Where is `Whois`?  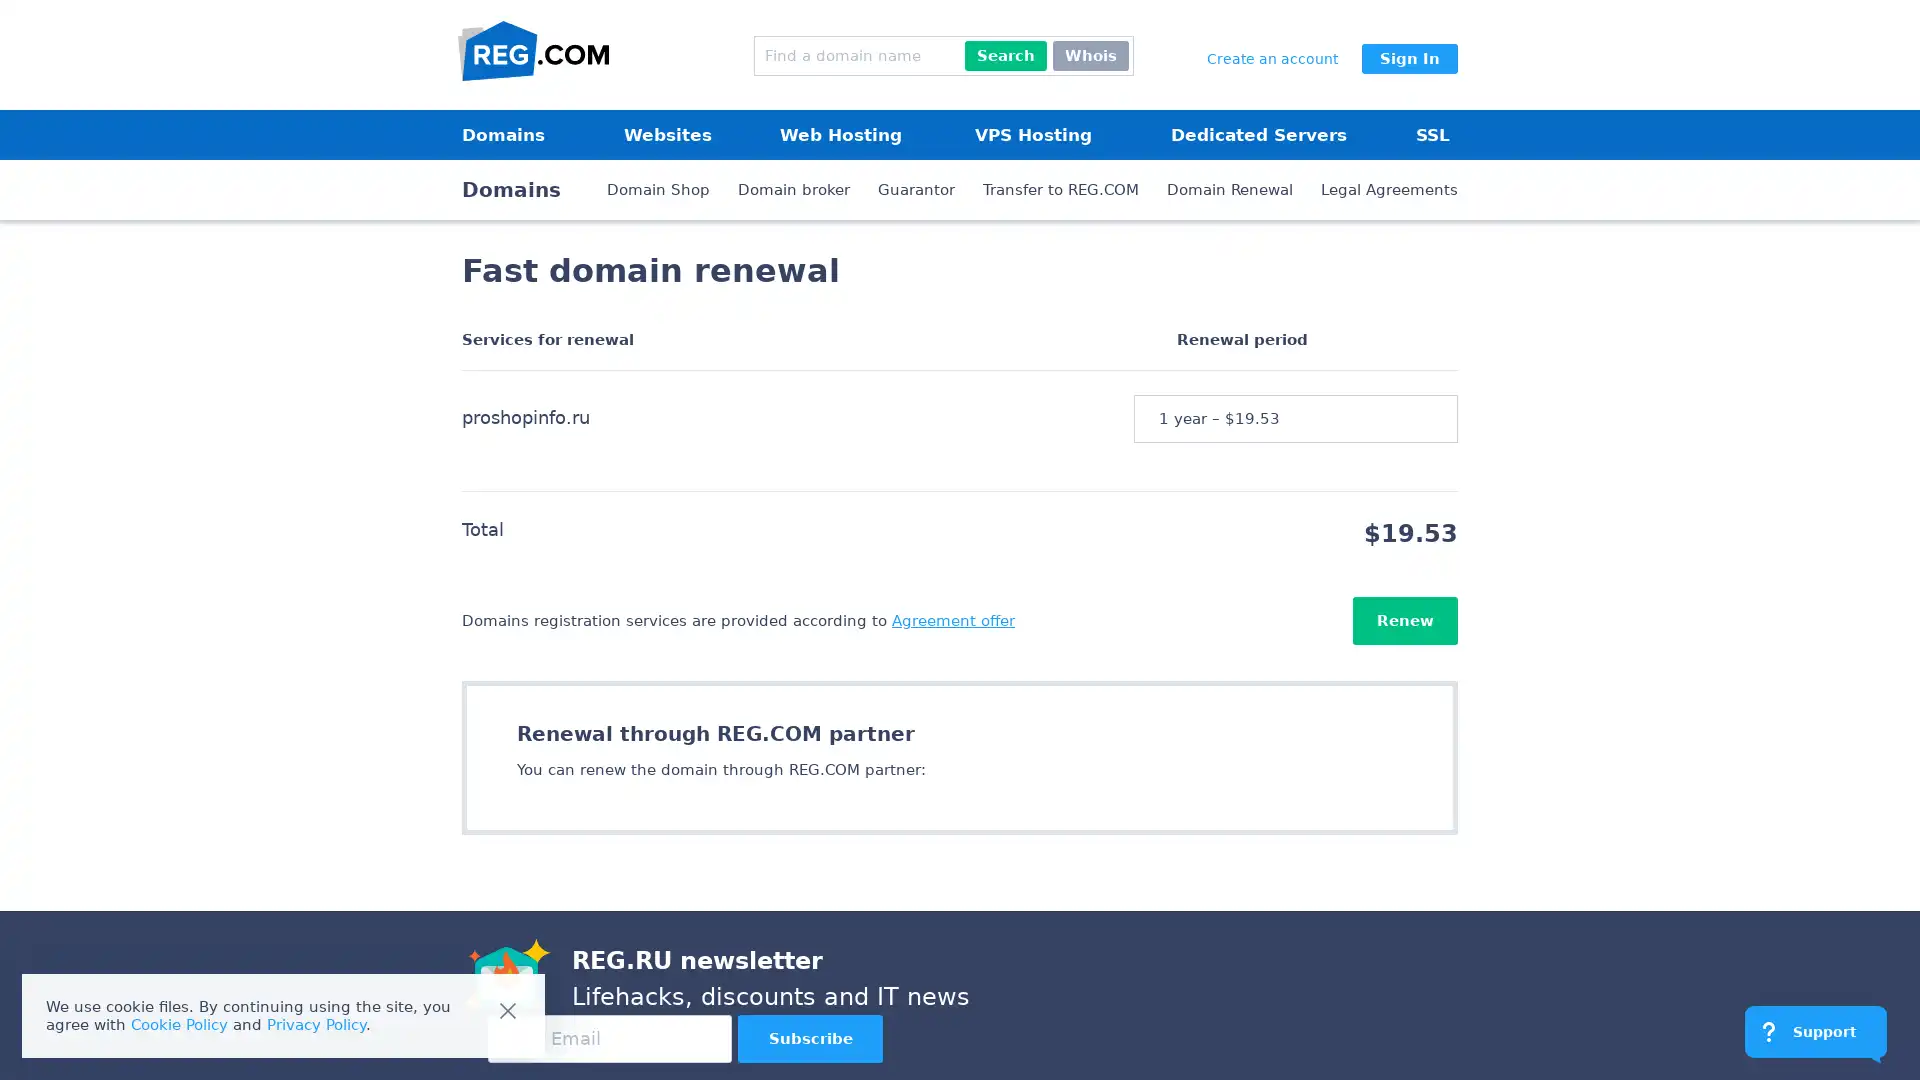
Whois is located at coordinates (1089, 55).